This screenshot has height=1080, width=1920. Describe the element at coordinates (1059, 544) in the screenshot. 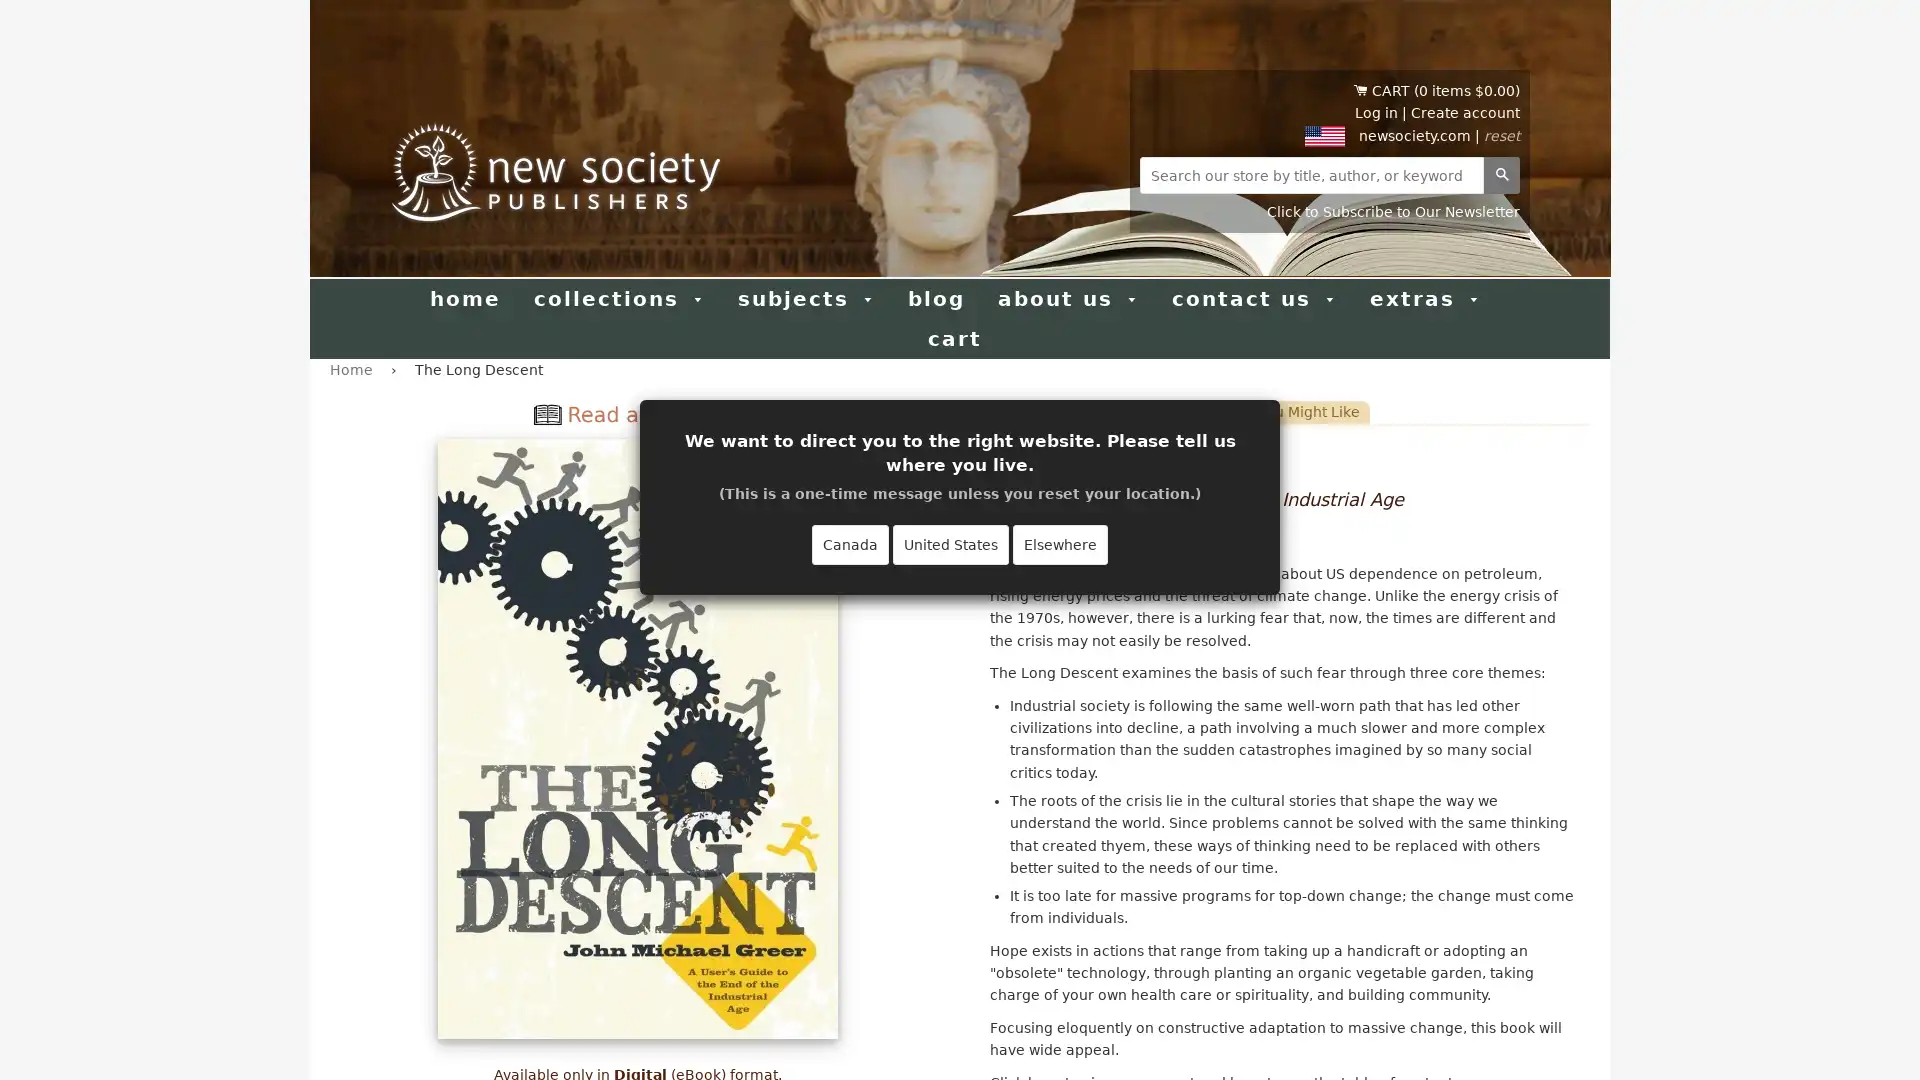

I see `Elsewhere` at that location.